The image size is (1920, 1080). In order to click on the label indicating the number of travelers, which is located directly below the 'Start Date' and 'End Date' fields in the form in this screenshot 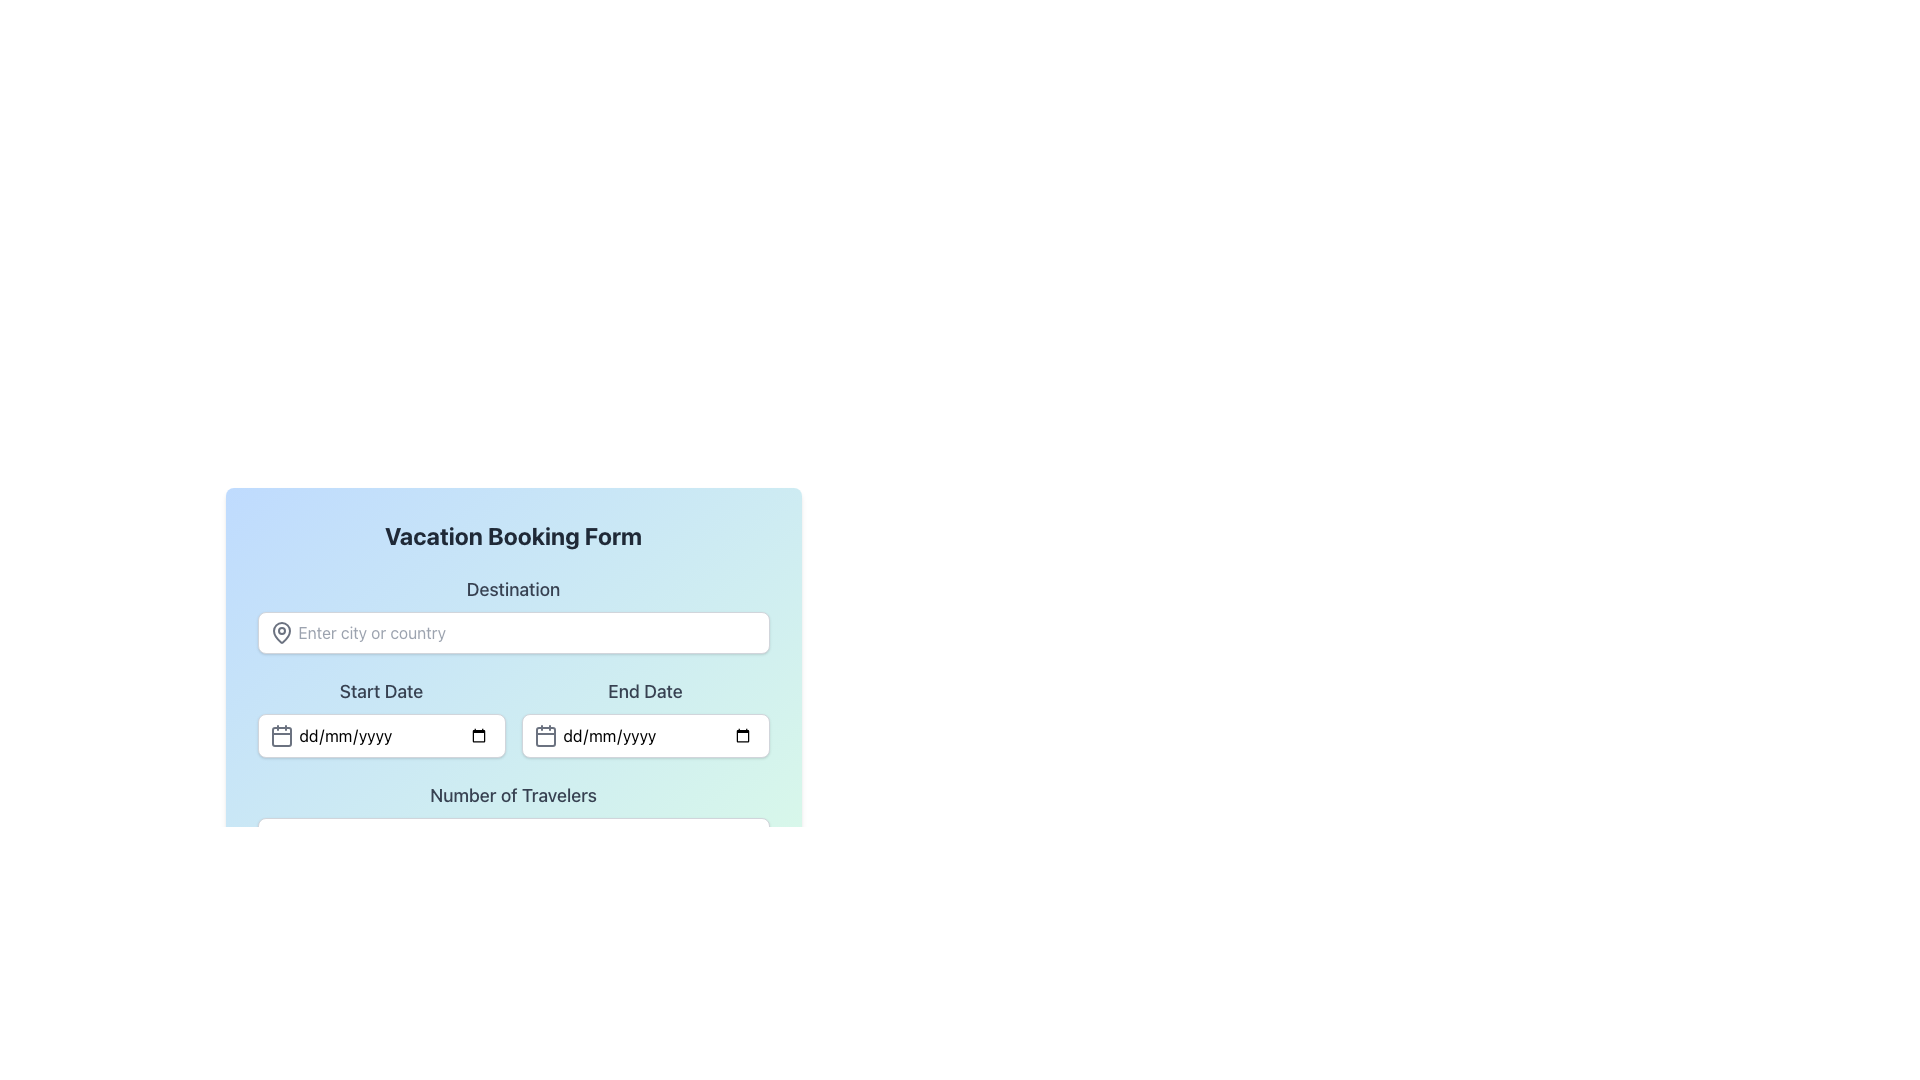, I will do `click(513, 794)`.